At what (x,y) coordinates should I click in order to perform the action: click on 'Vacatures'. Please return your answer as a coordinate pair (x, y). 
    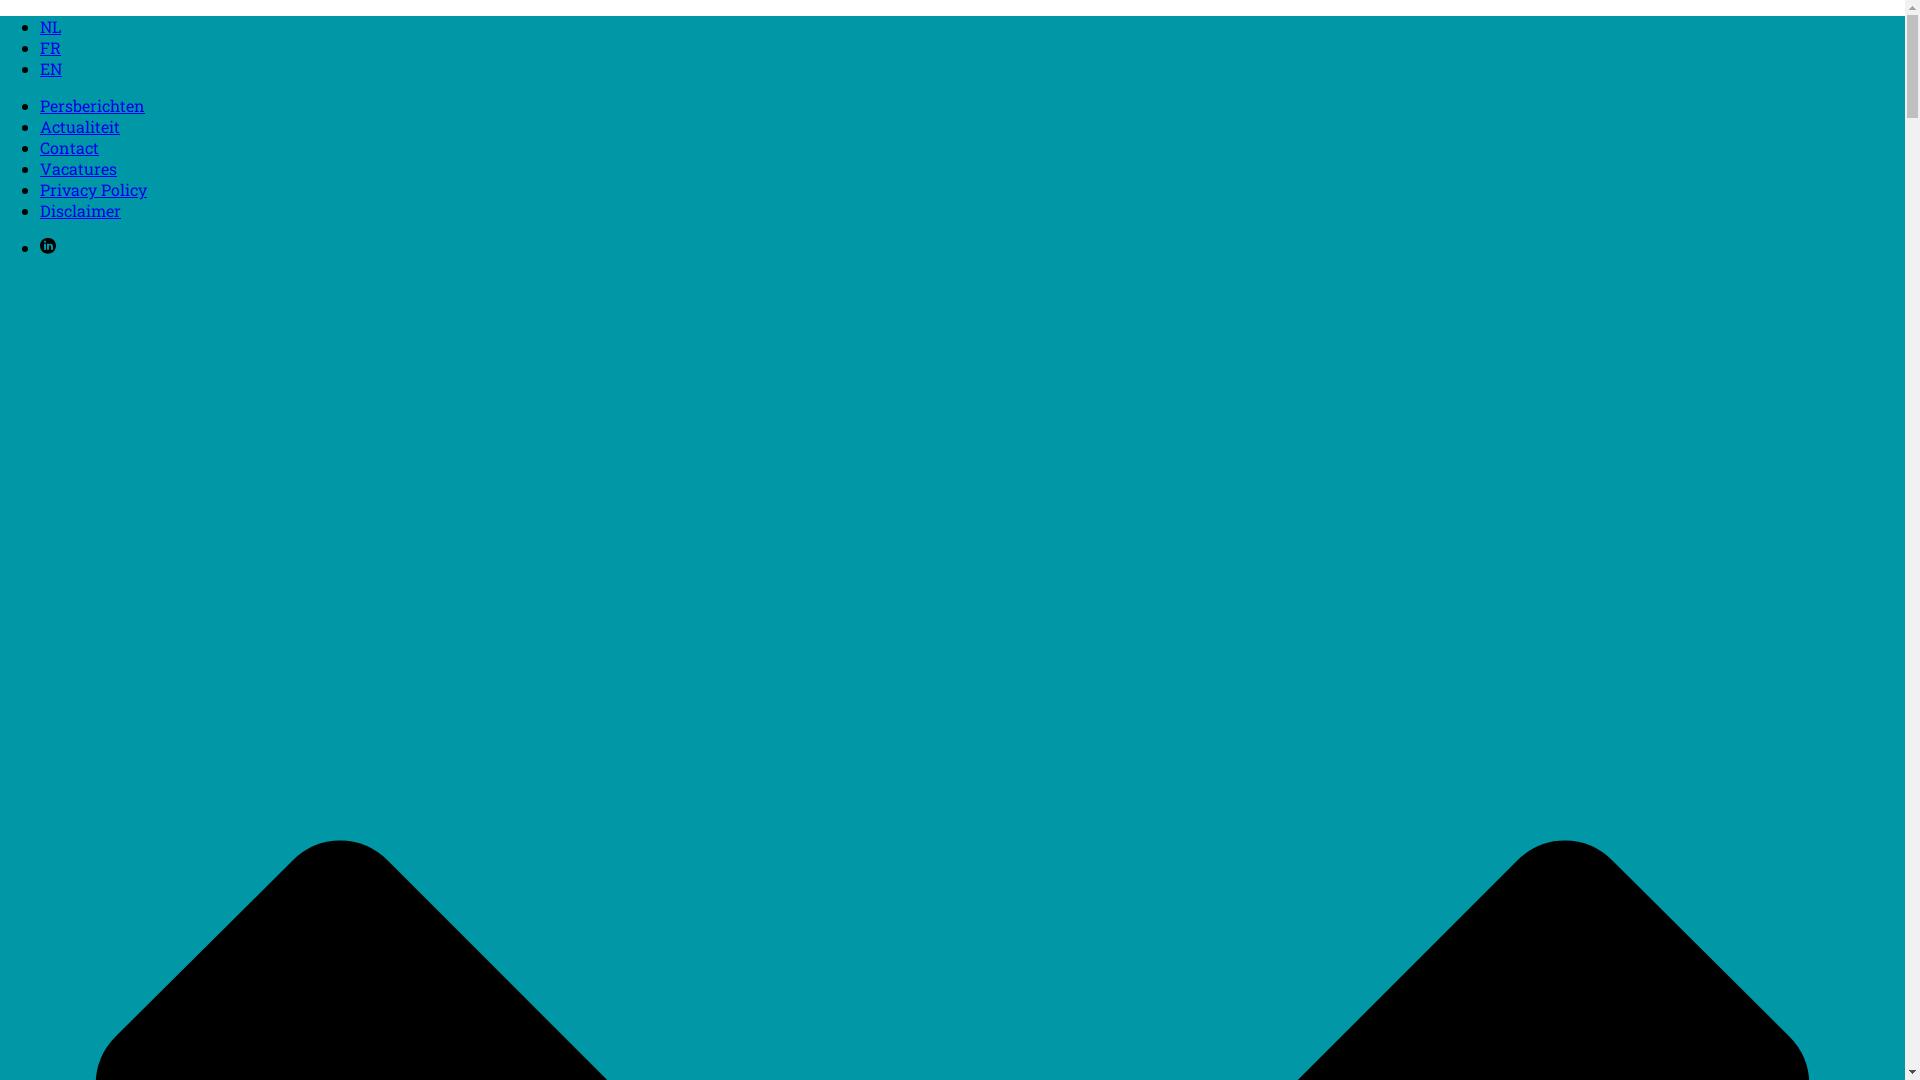
    Looking at the image, I should click on (78, 167).